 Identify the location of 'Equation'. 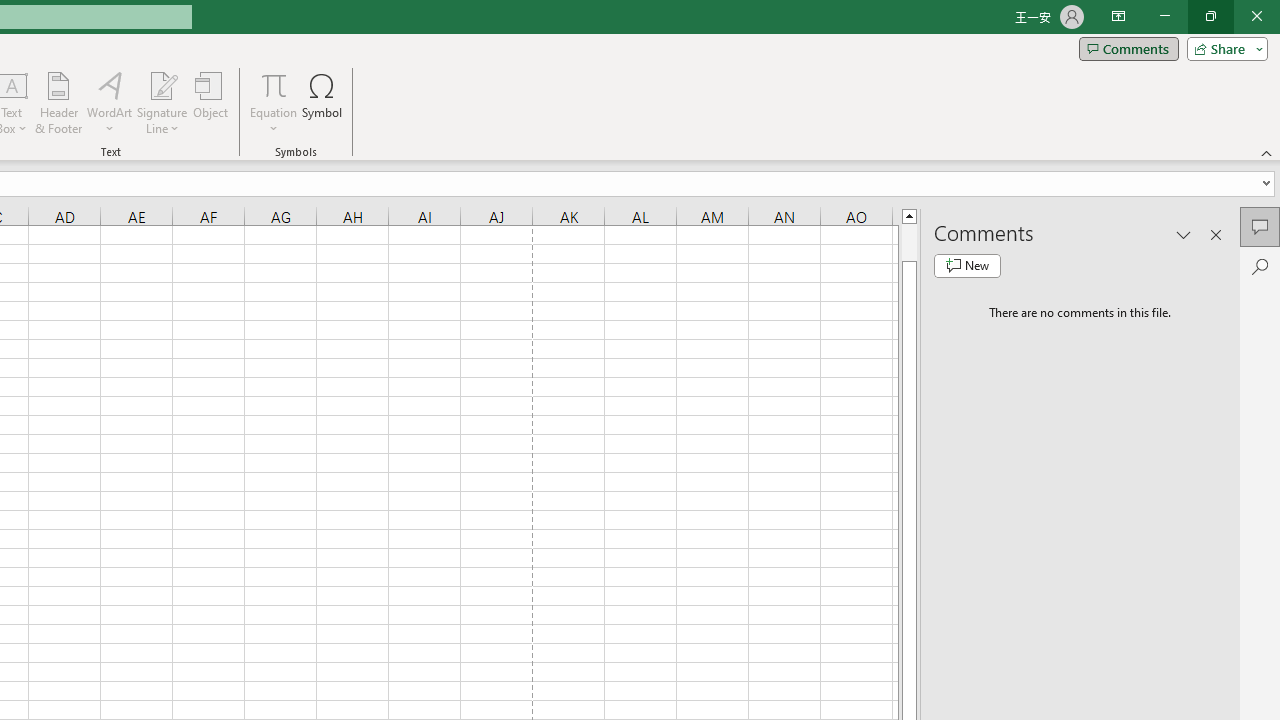
(272, 103).